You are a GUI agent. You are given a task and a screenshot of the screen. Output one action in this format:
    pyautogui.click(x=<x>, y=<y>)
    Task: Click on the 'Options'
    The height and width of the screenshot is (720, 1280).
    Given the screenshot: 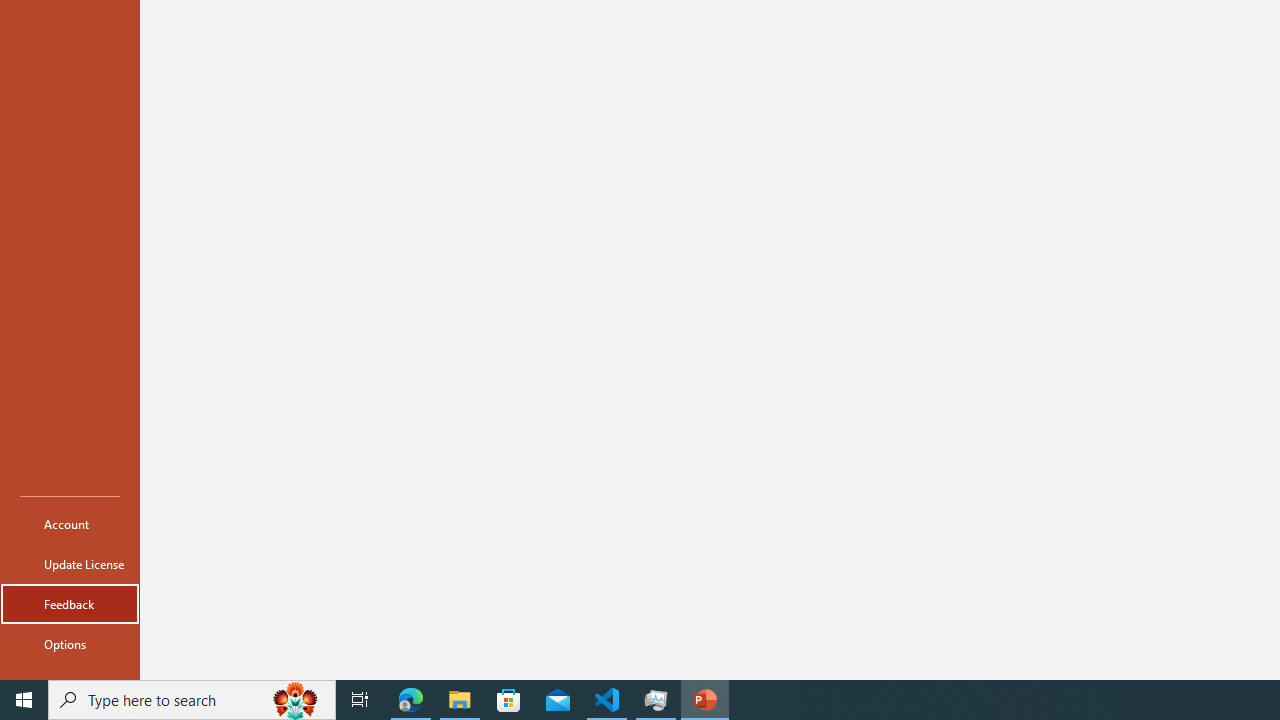 What is the action you would take?
    pyautogui.click(x=69, y=644)
    